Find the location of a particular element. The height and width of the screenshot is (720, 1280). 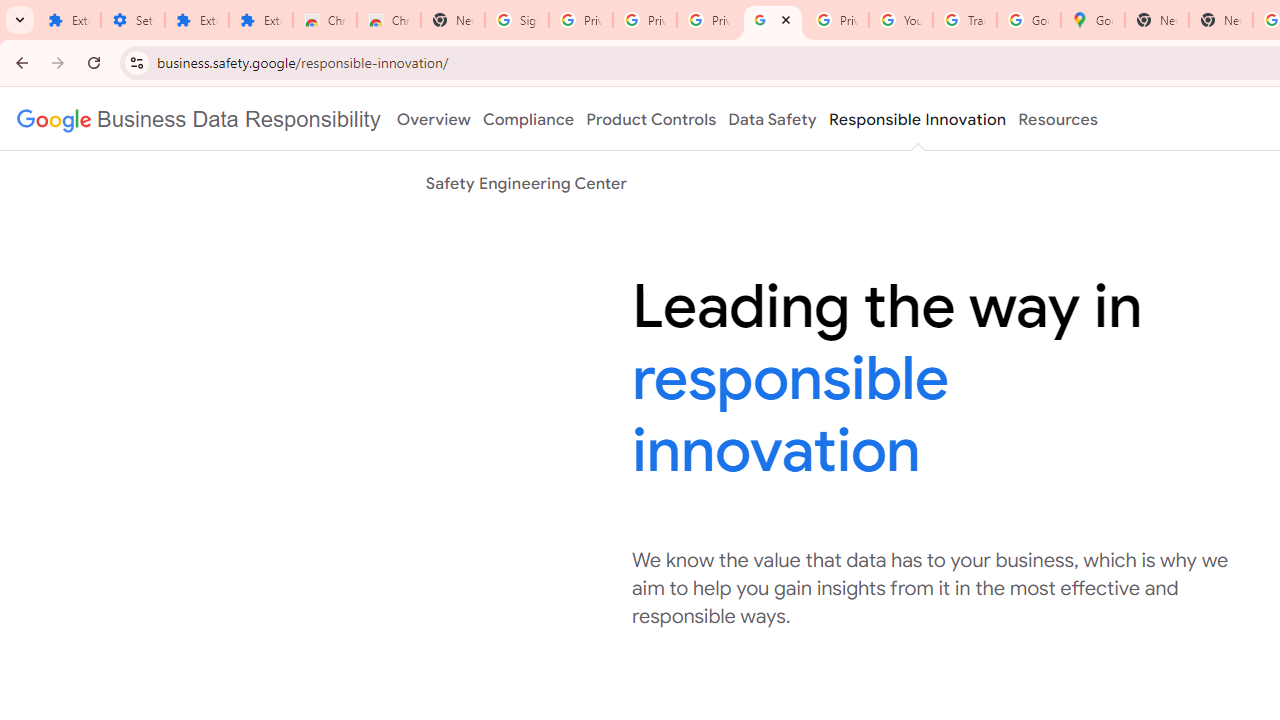

'Product Controls' is located at coordinates (651, 119).